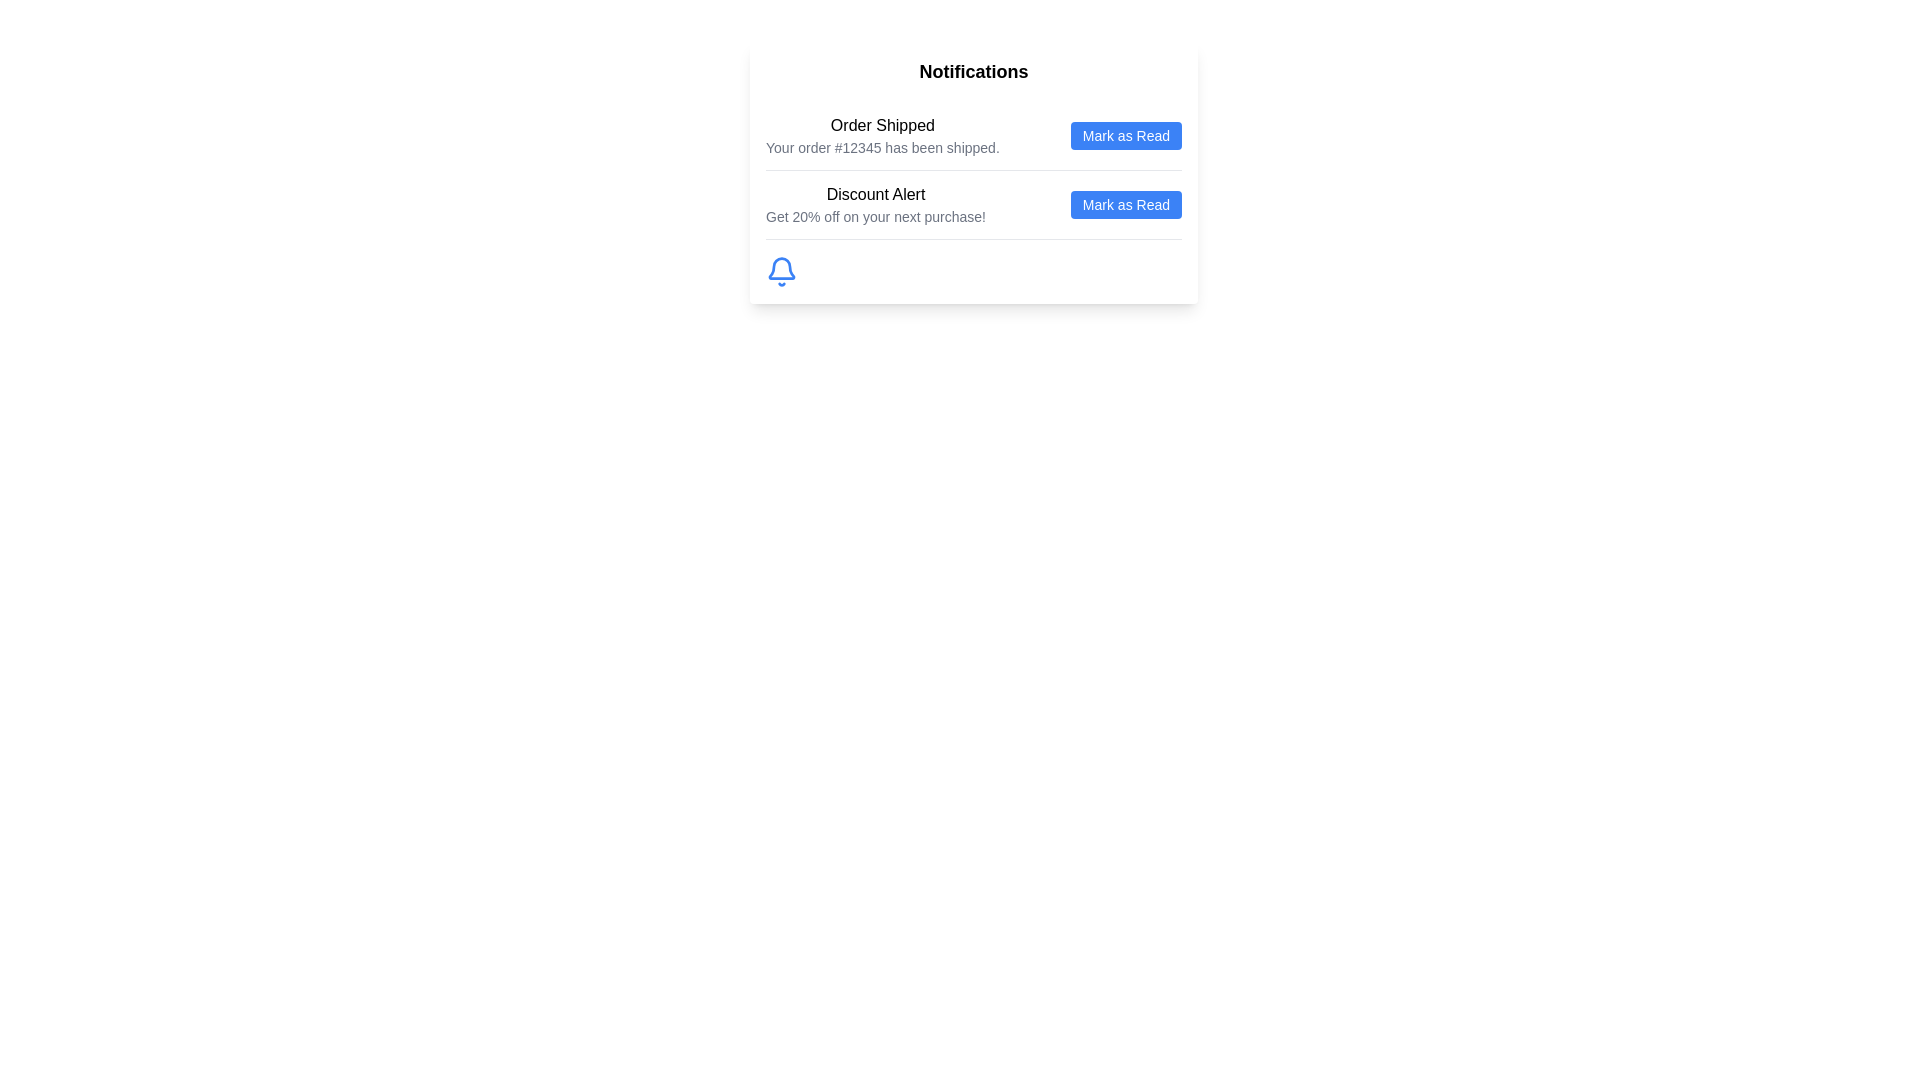 Image resolution: width=1920 pixels, height=1080 pixels. Describe the element at coordinates (1126, 204) in the screenshot. I see `the button that marks the corresponding notification as read, located adjacent to the notification message 'Get 20% off on your next purchase!'` at that location.